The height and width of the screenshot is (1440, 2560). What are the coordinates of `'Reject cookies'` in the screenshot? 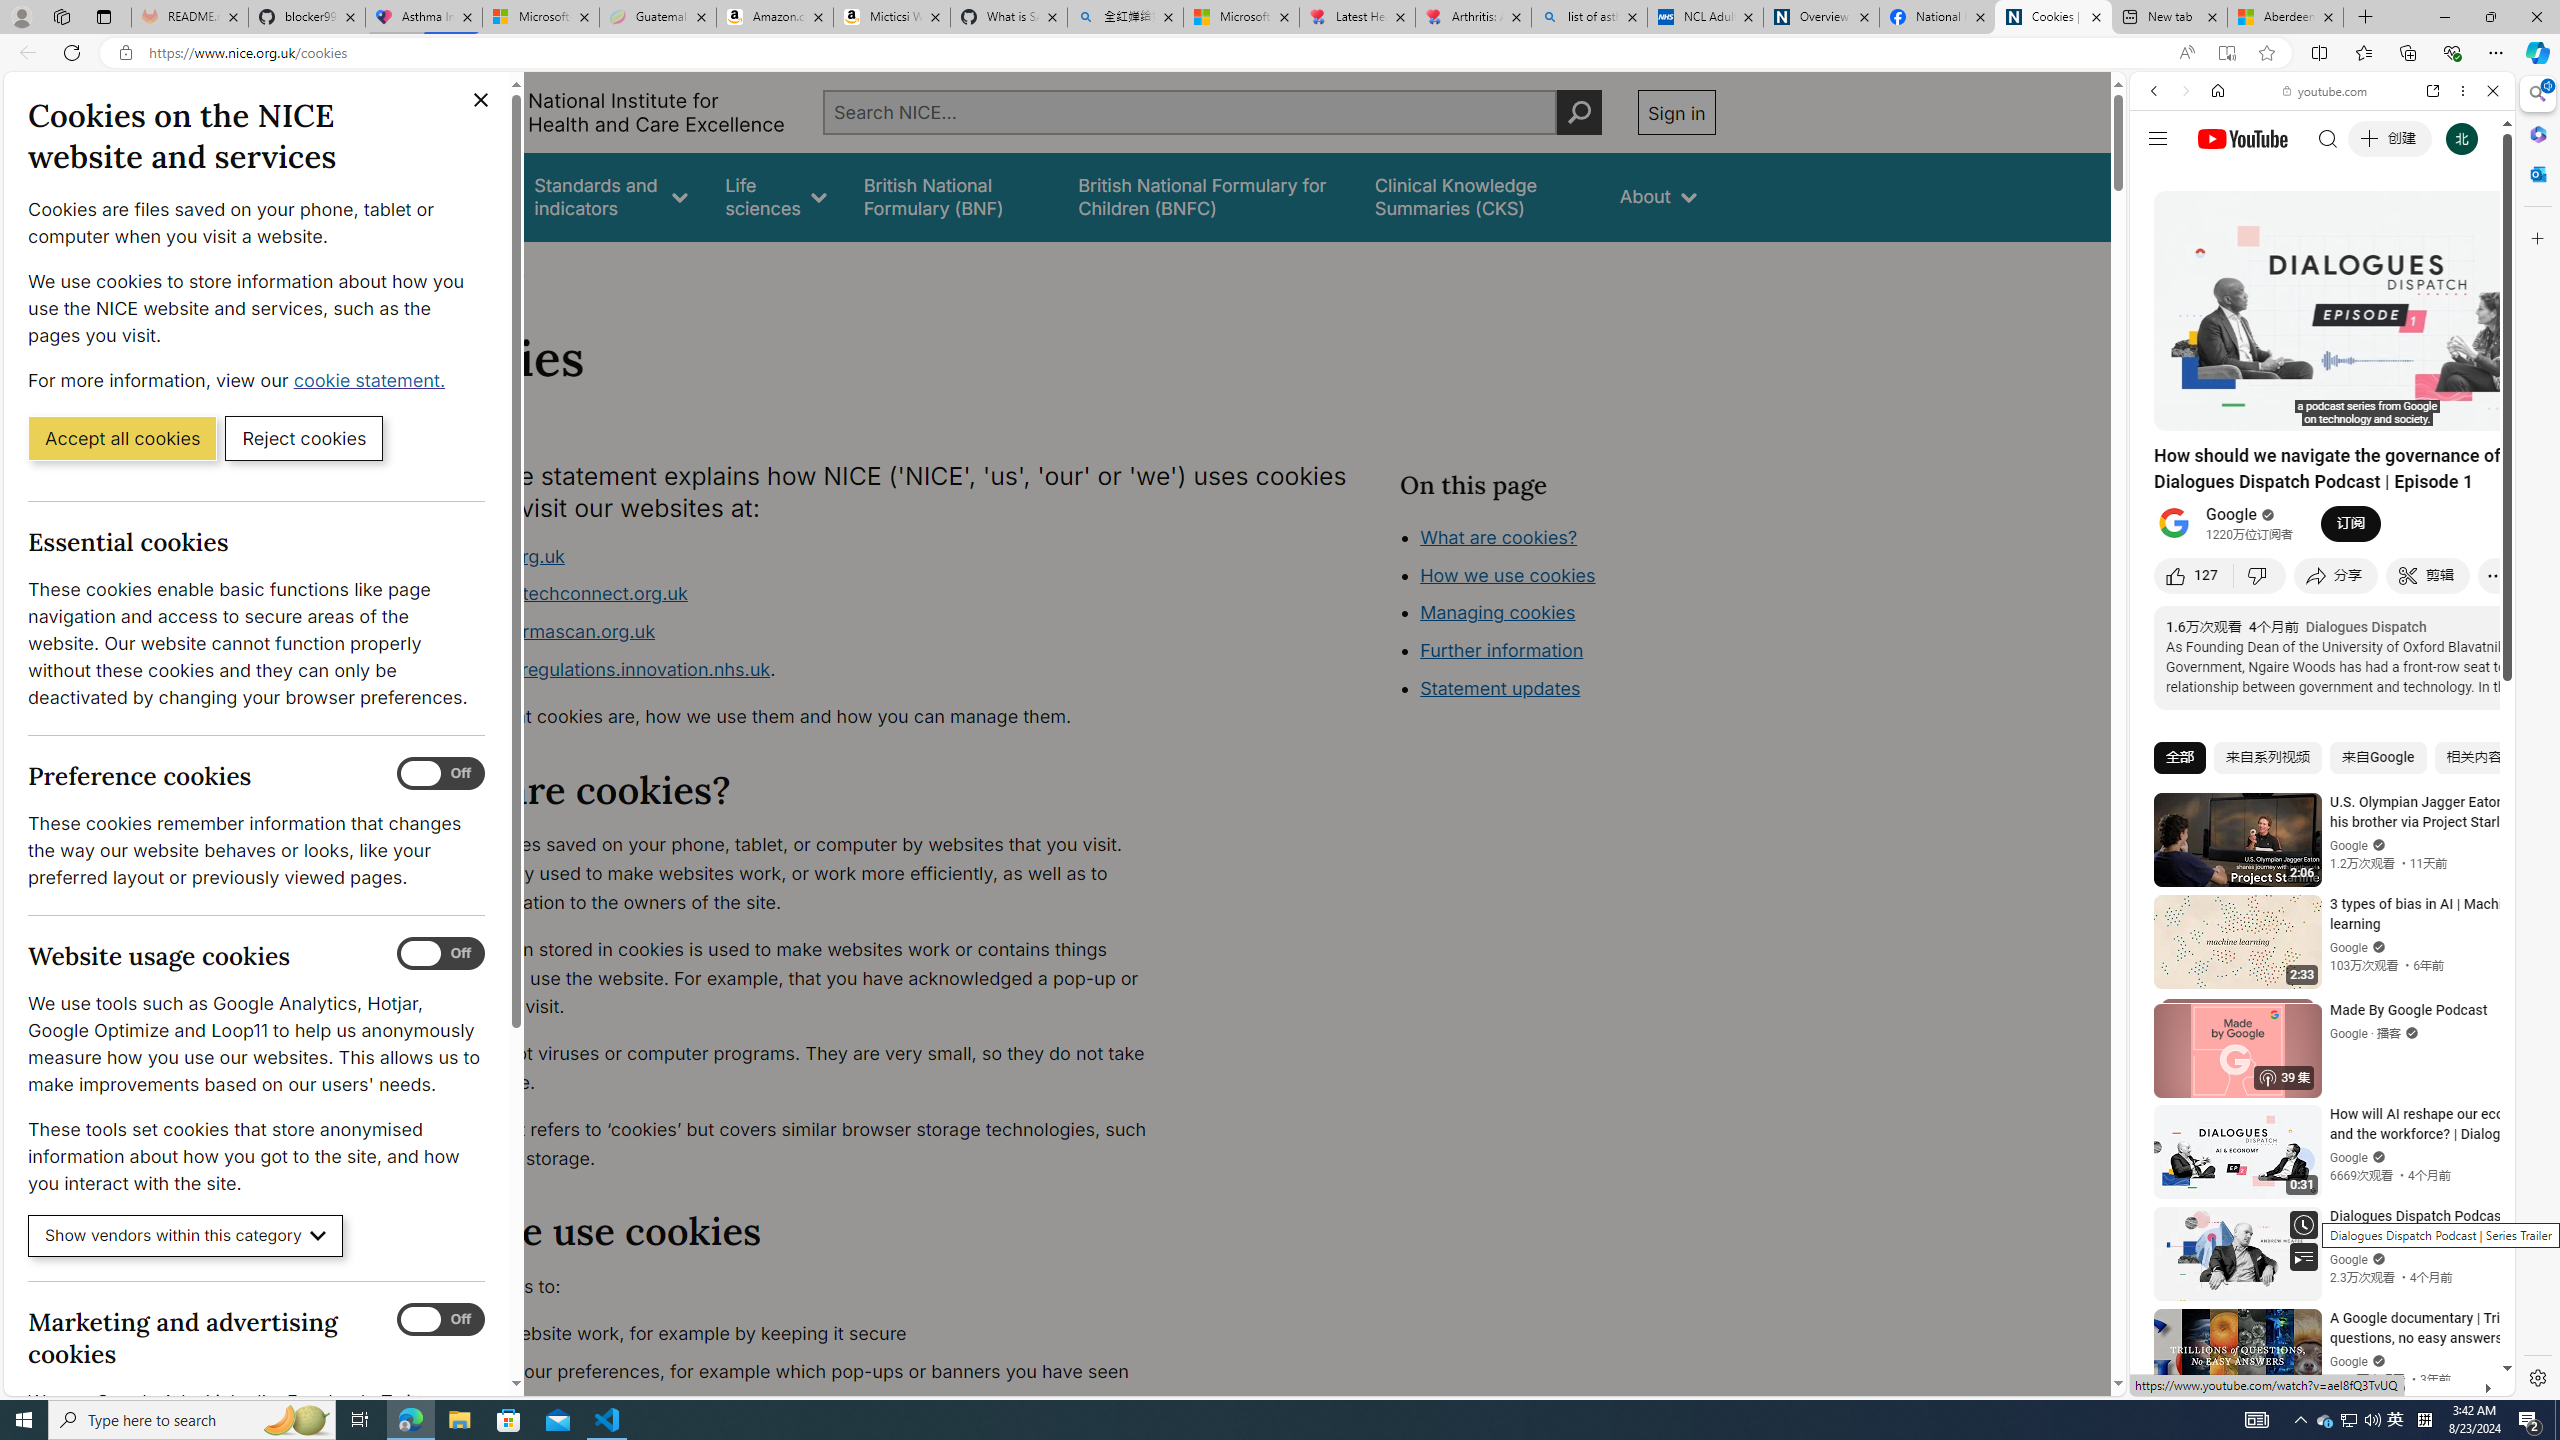 It's located at (303, 436).